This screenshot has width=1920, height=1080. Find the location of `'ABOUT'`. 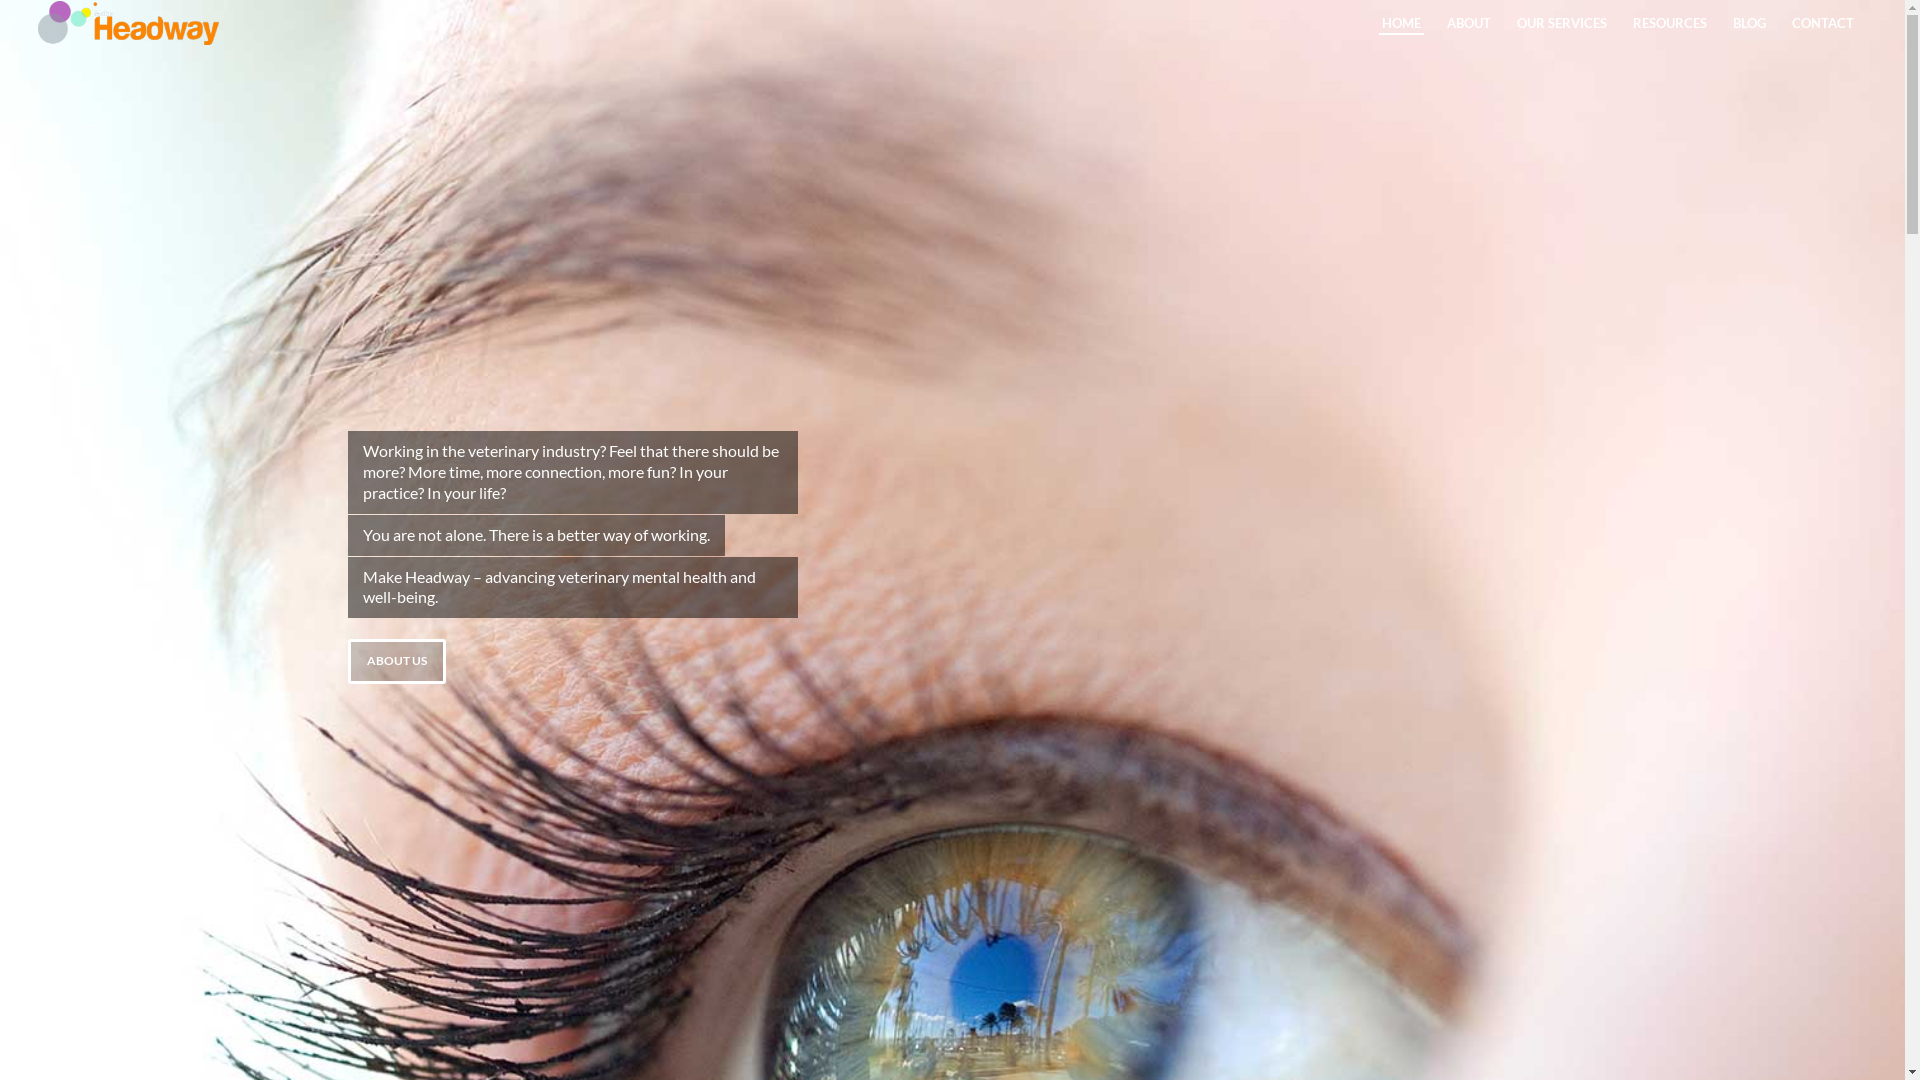

'ABOUT' is located at coordinates (1433, 23).